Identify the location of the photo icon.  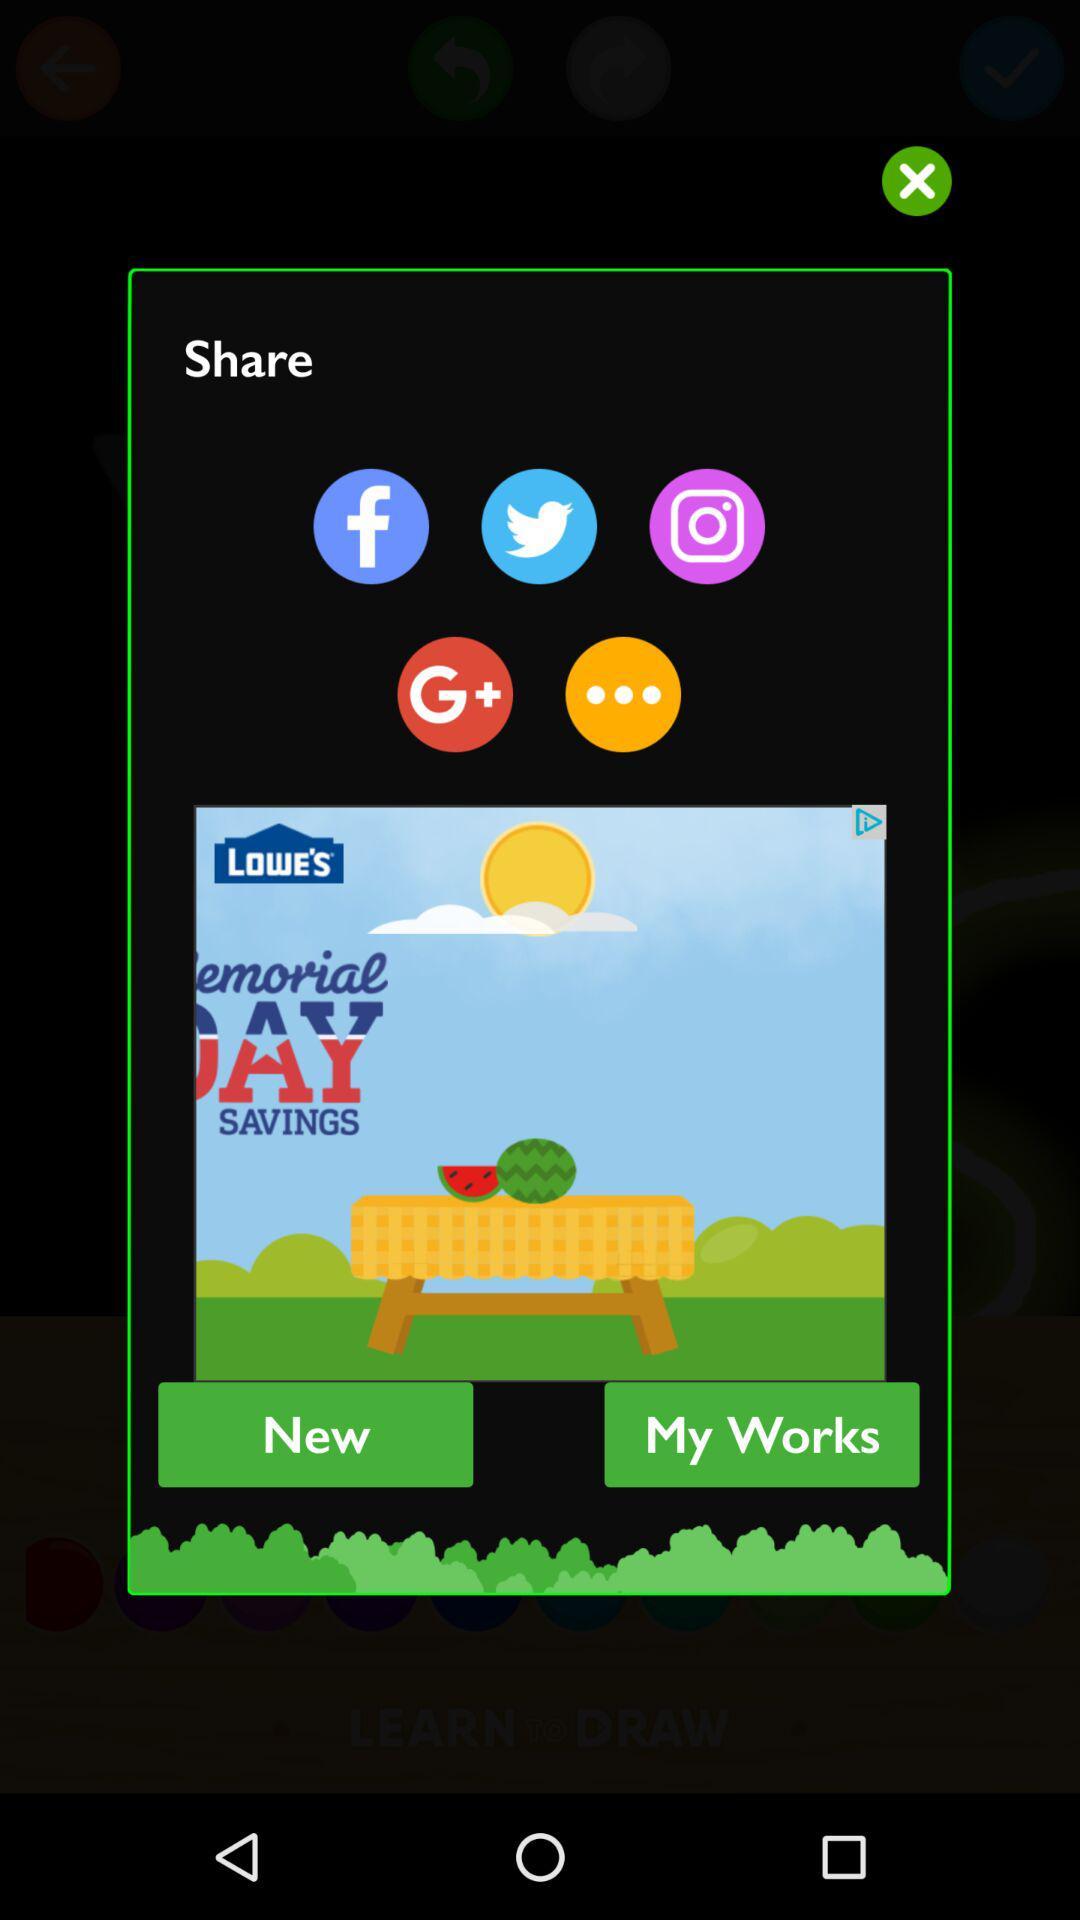
(706, 526).